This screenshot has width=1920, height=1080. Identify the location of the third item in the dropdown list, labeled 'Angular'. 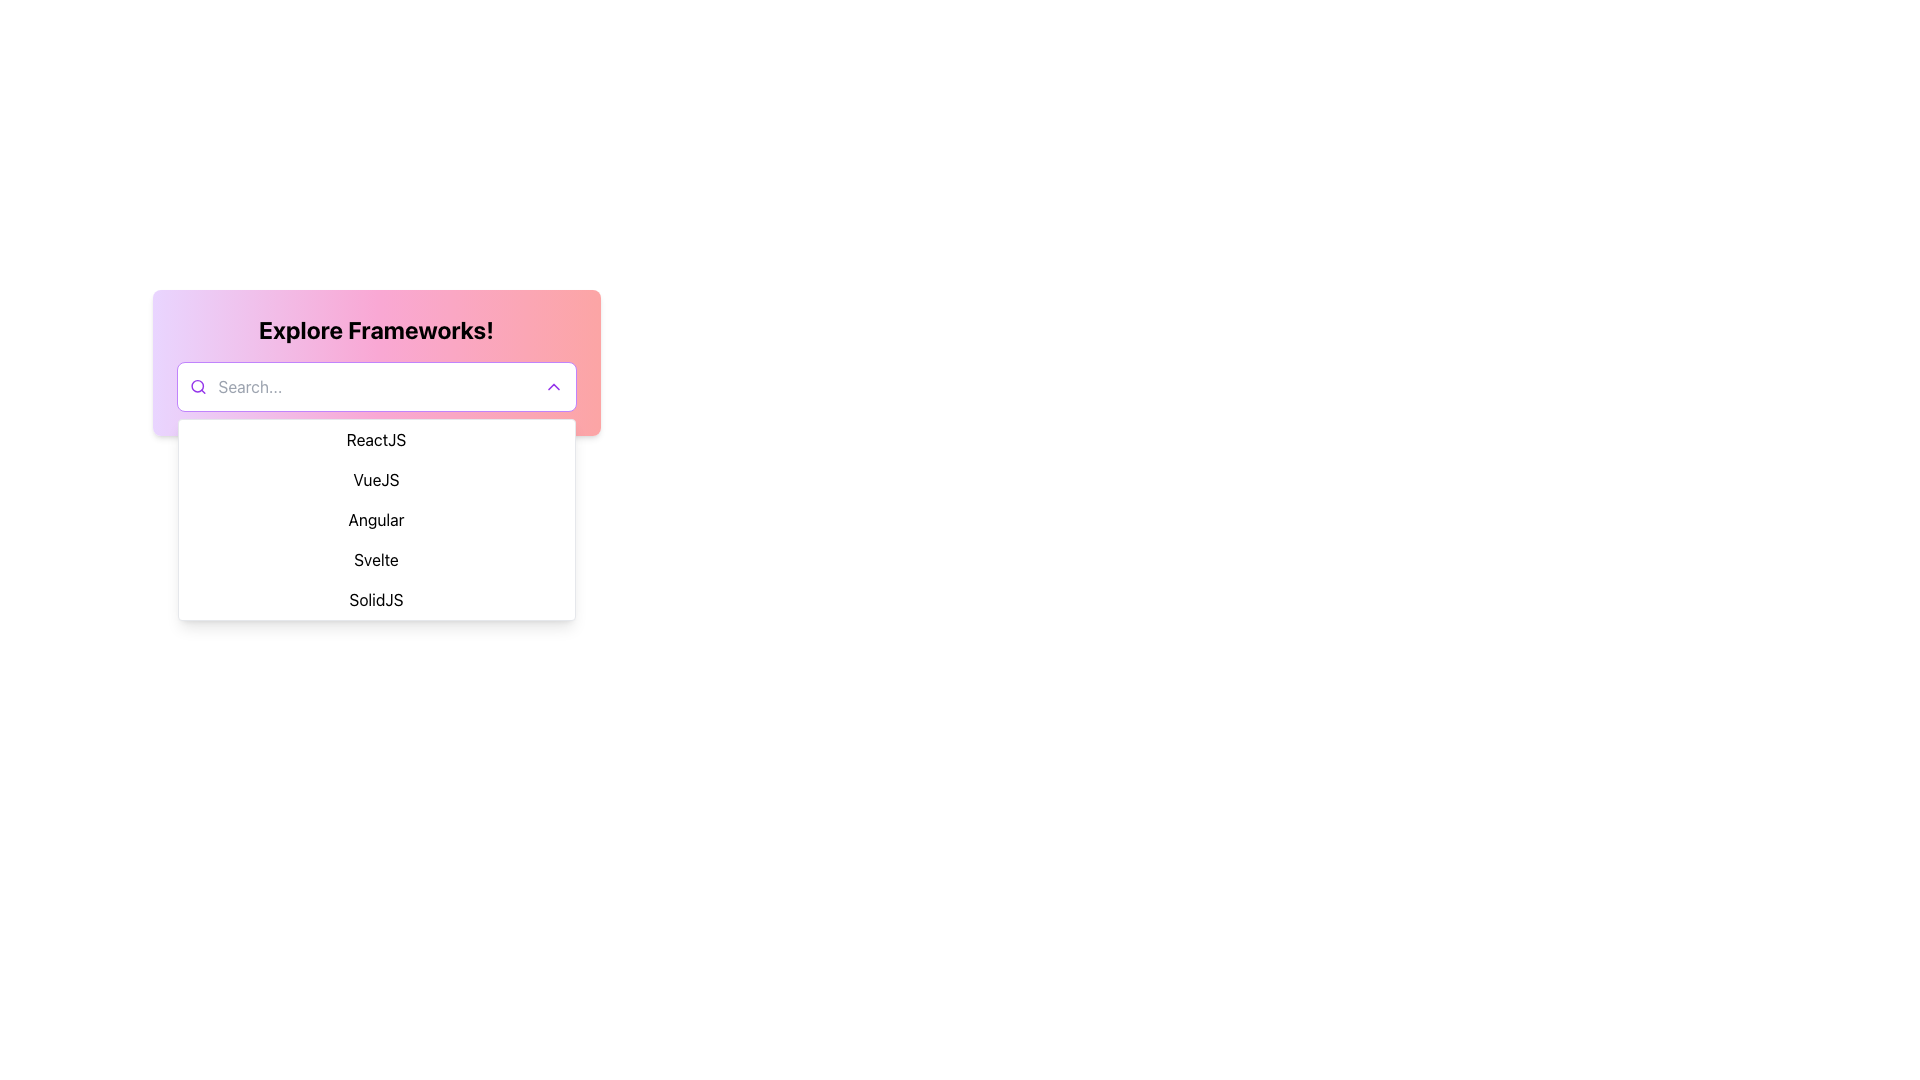
(376, 519).